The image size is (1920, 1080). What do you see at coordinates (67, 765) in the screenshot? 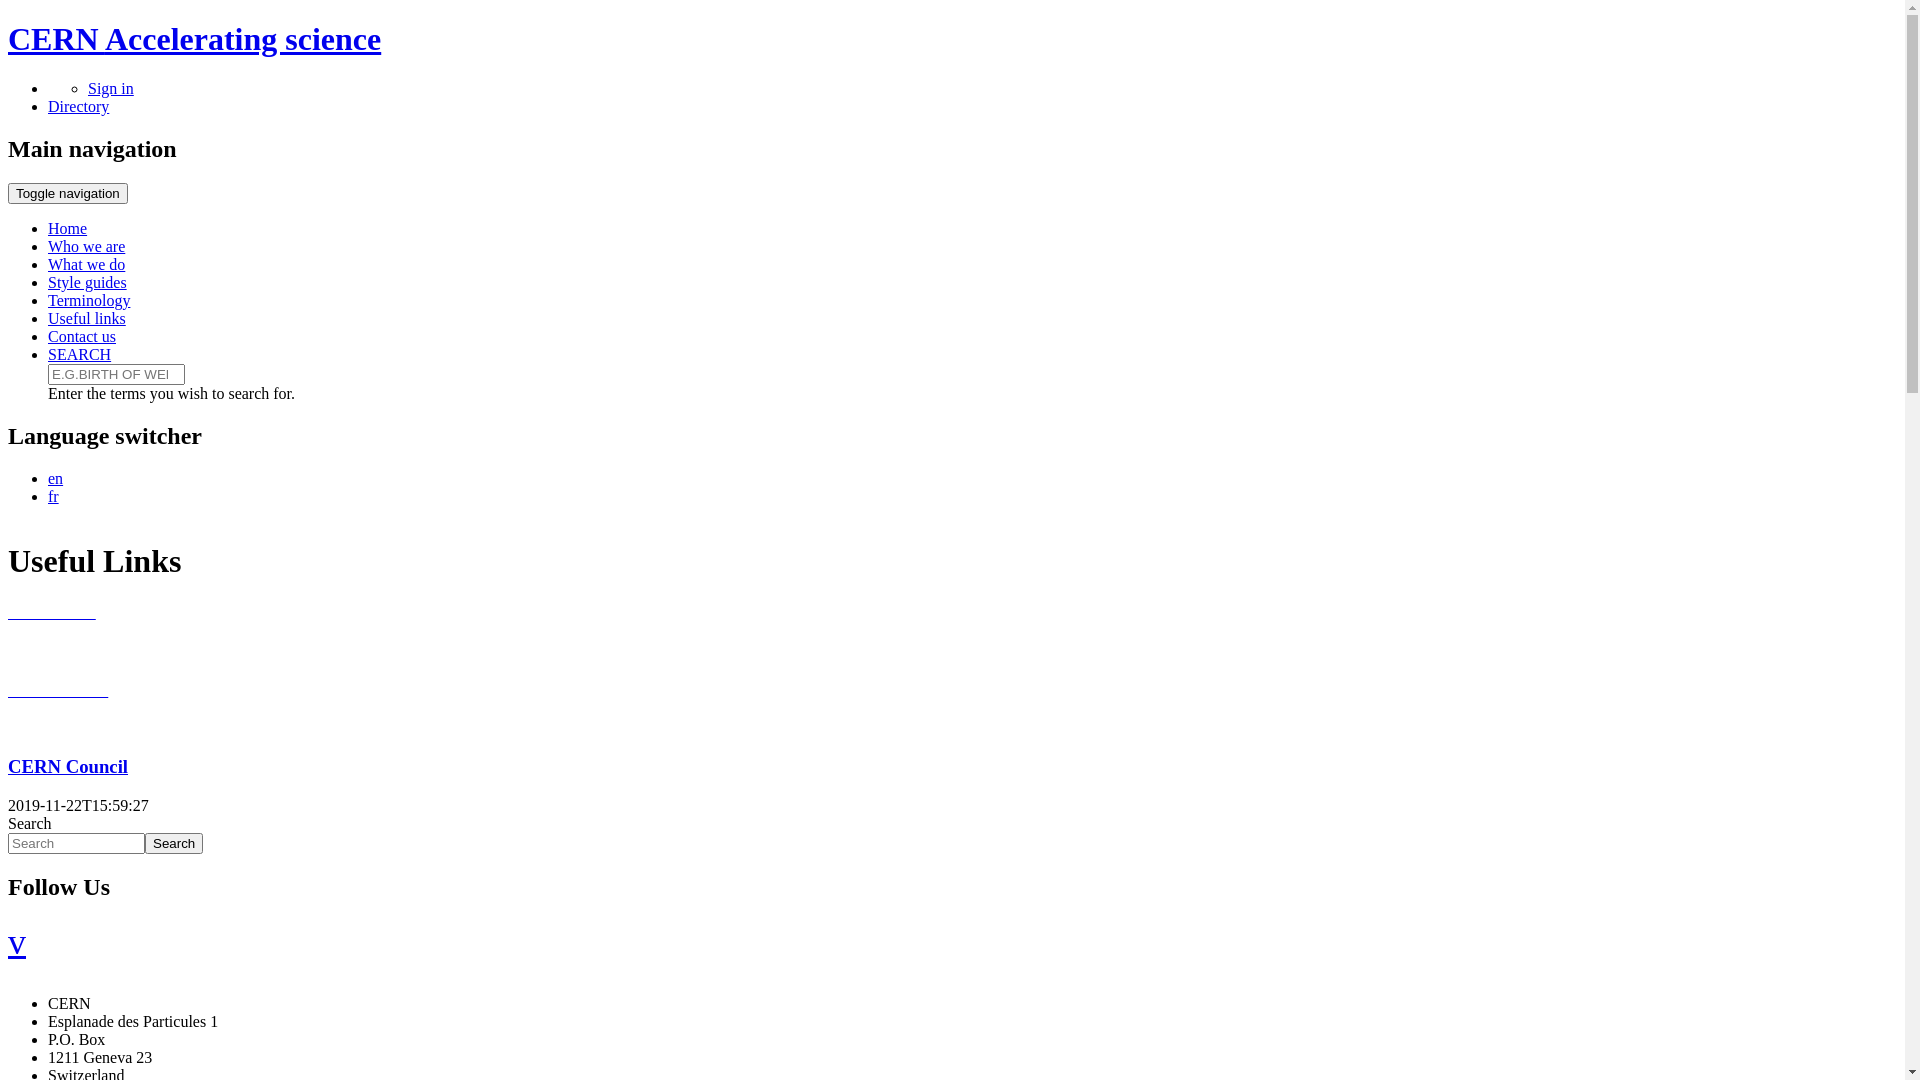
I see `'CERN Council'` at bounding box center [67, 765].